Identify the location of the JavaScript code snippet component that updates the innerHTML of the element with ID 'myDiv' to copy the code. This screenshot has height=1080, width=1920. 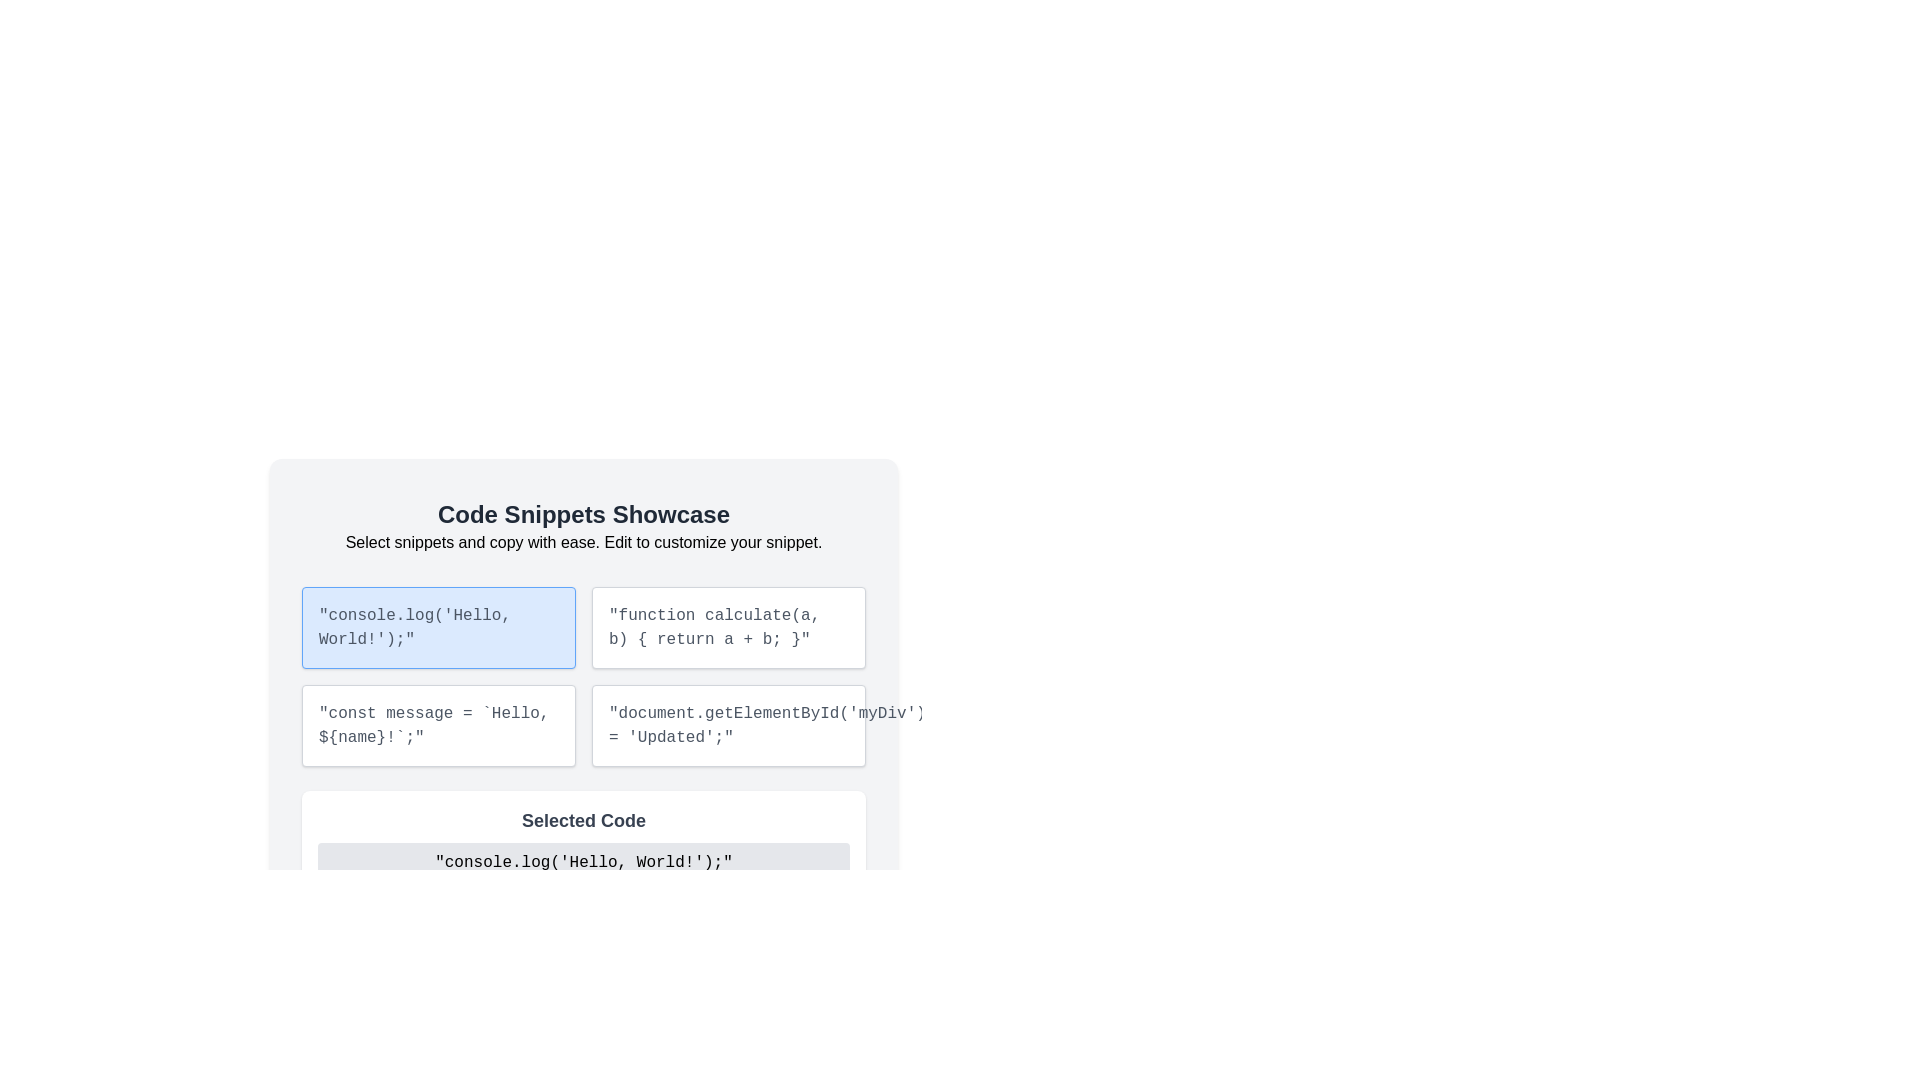
(728, 725).